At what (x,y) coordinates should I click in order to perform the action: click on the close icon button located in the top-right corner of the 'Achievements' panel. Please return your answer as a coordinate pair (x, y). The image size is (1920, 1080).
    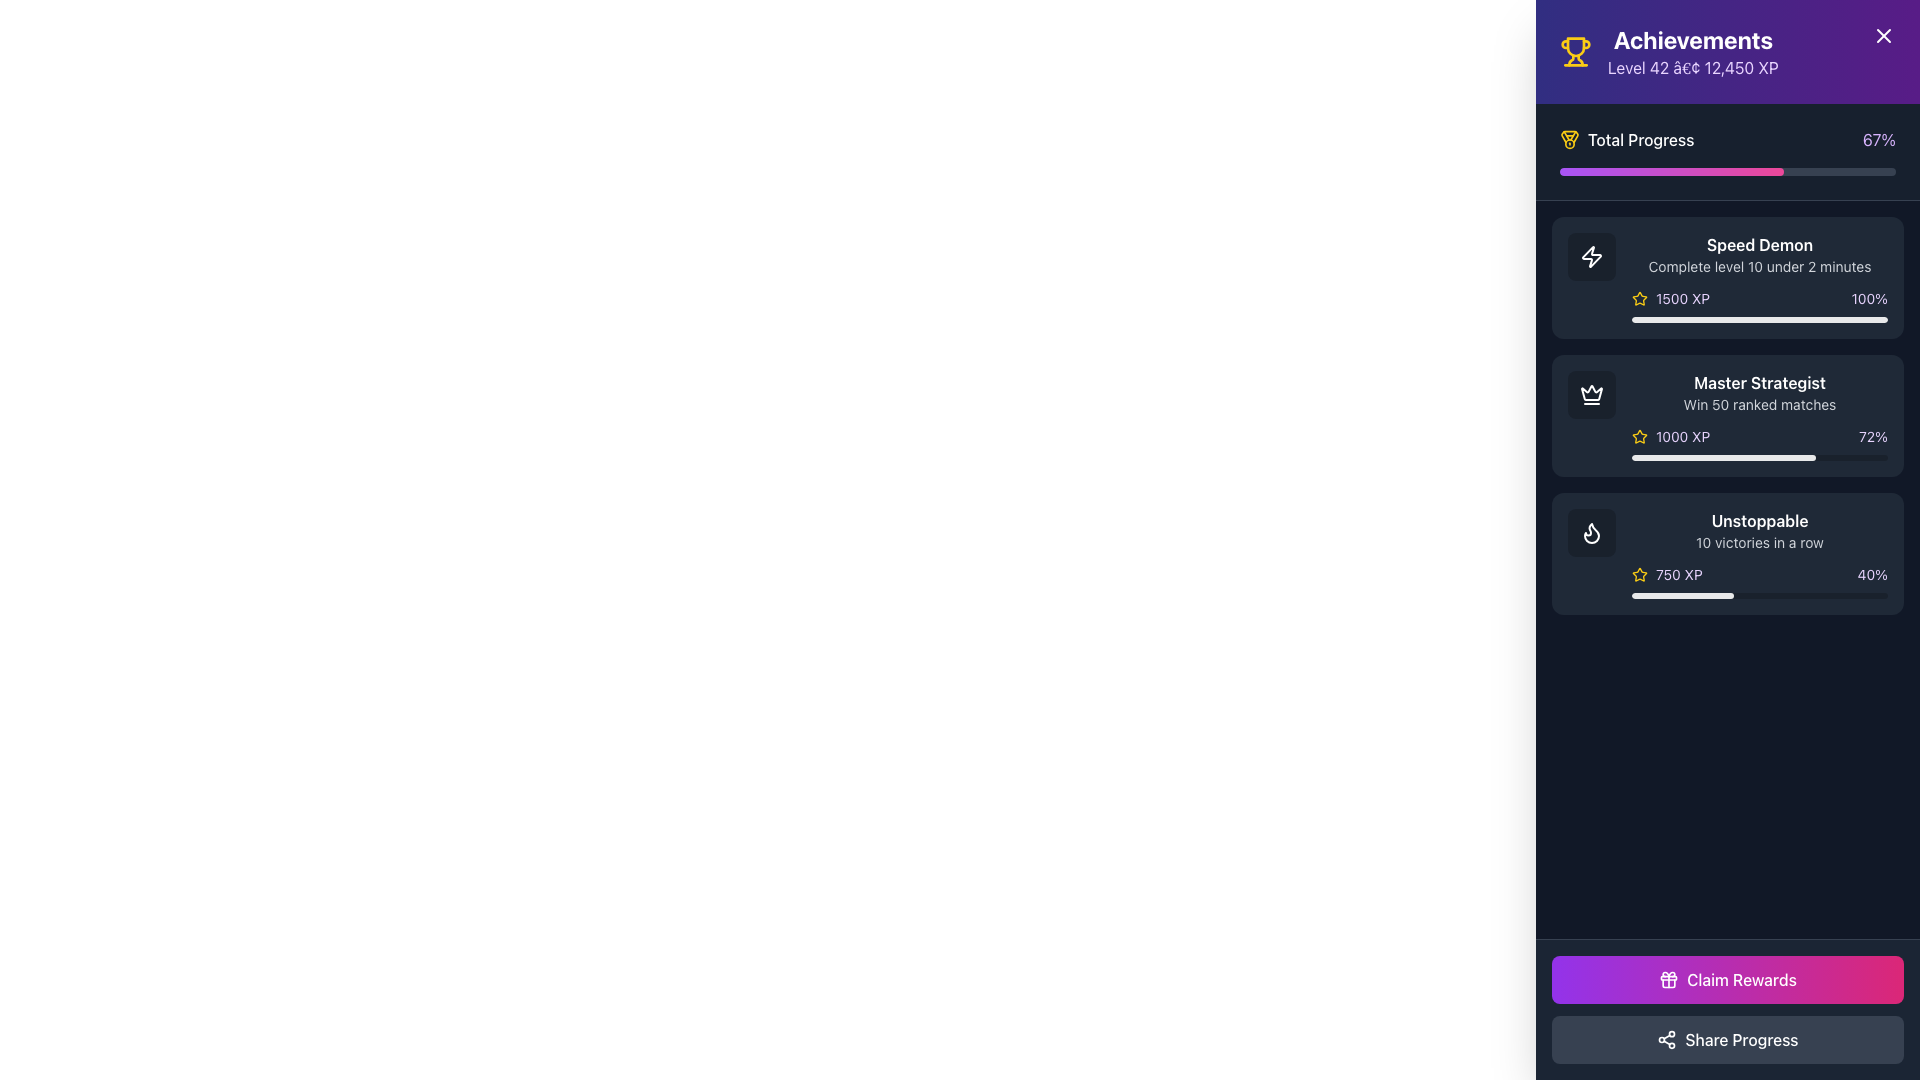
    Looking at the image, I should click on (1882, 35).